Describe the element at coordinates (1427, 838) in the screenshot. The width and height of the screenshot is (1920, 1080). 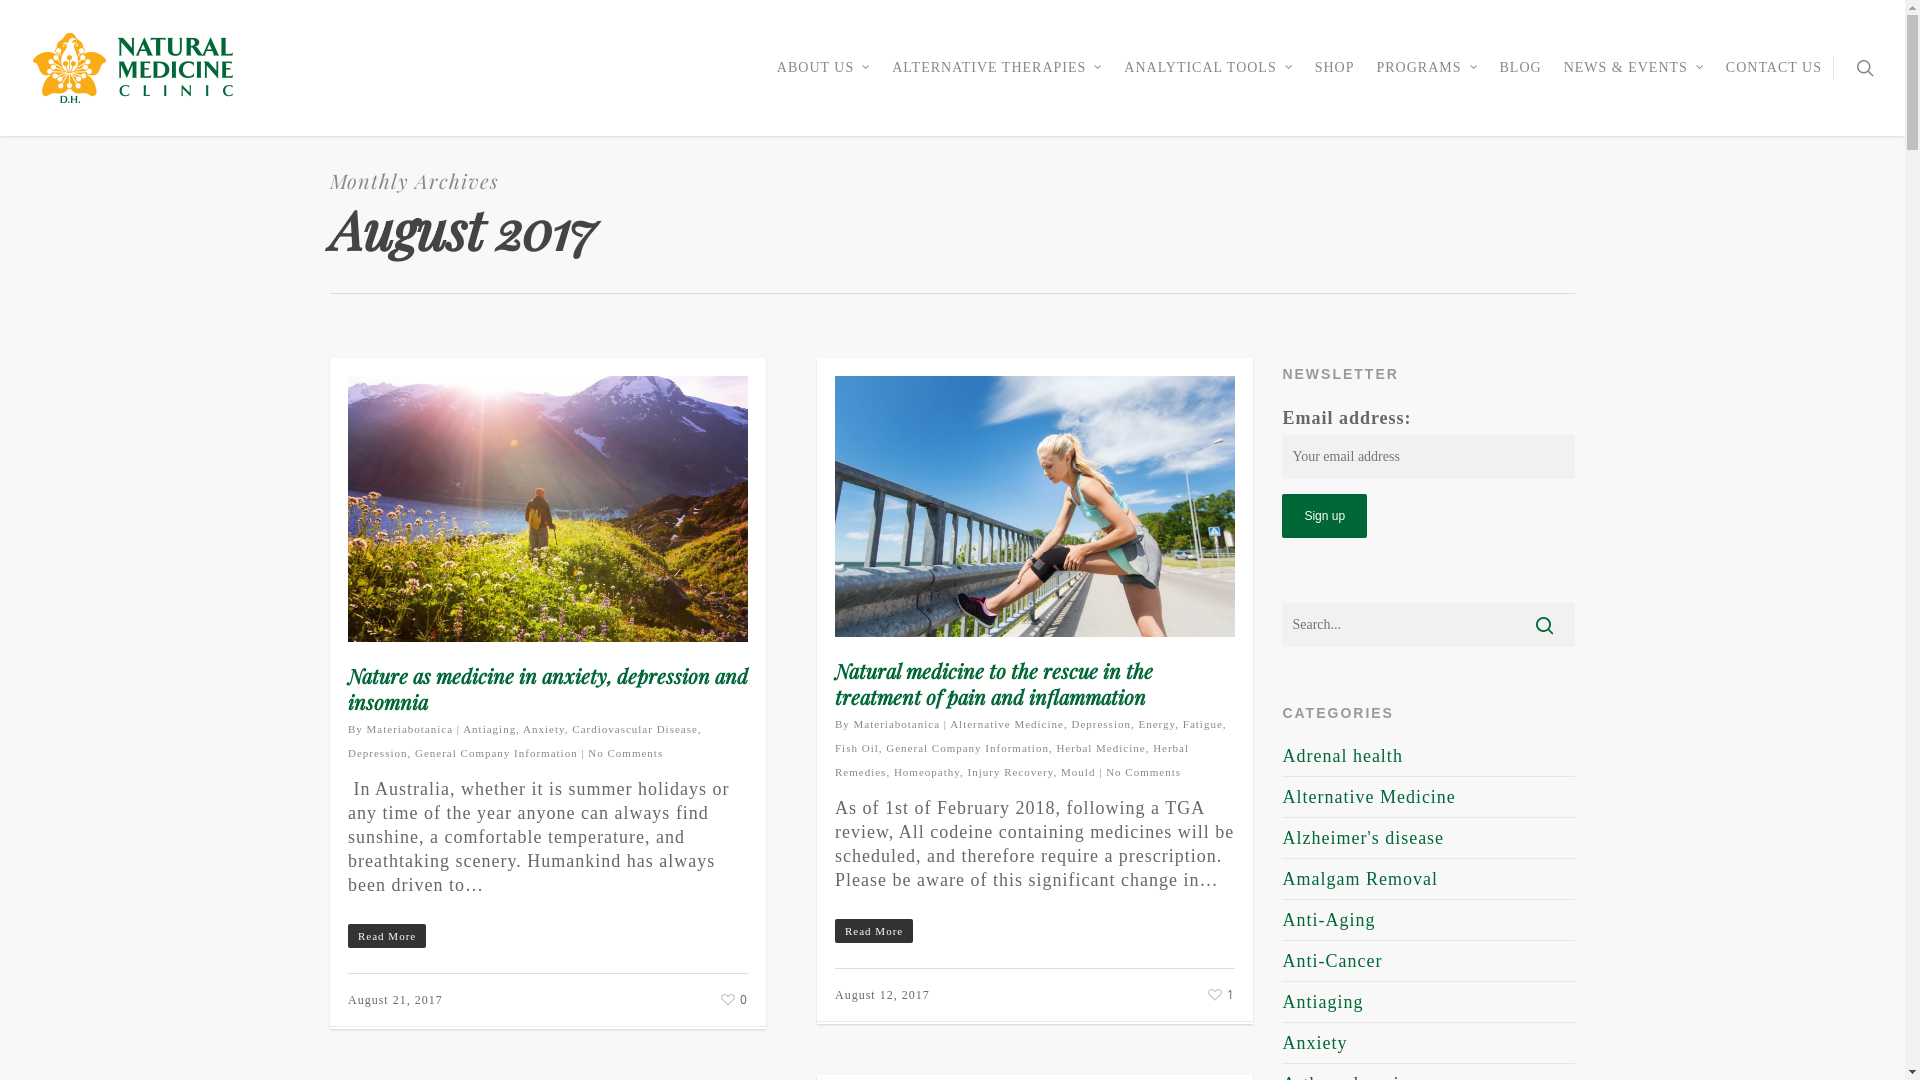
I see `'Alzheimer's disease'` at that location.